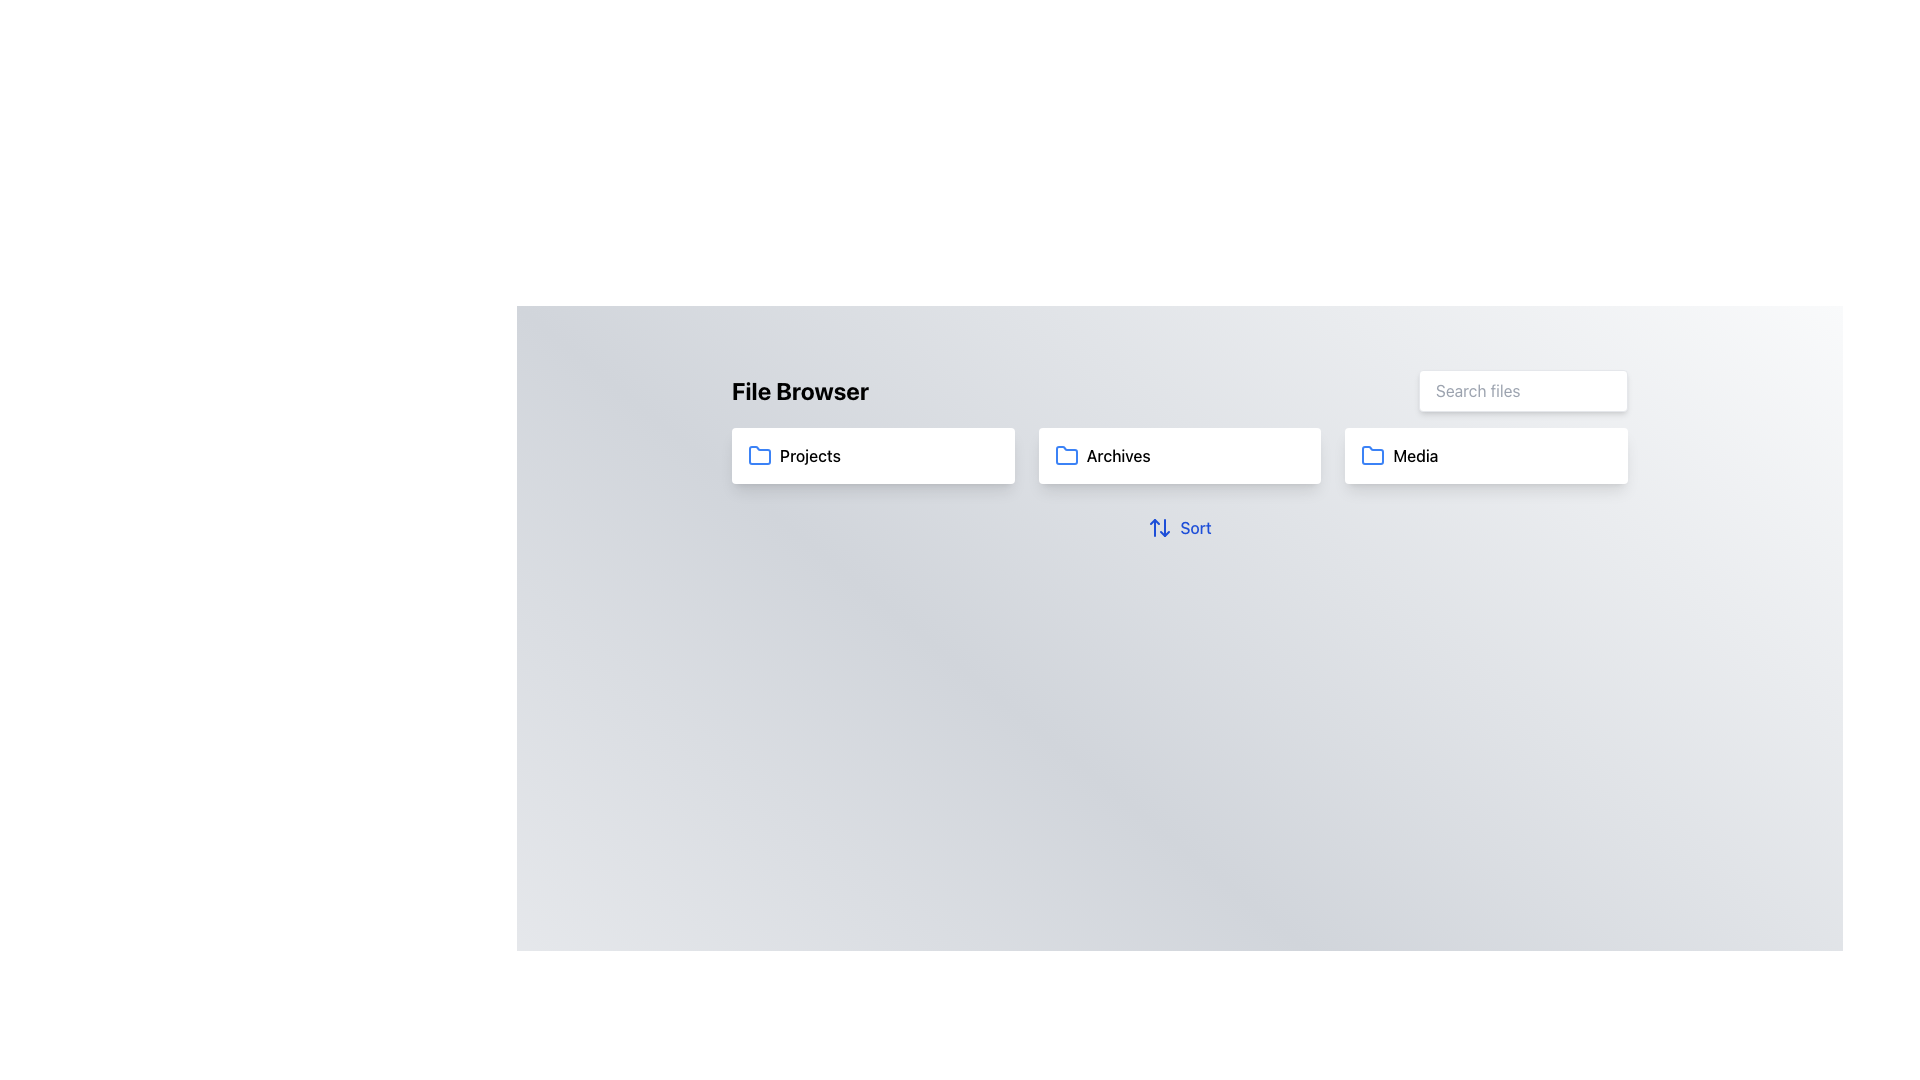 The height and width of the screenshot is (1080, 1920). I want to click on the 'Archives' text label located inside the card, positioned to the right of the folder icon and centered vertically within the card, so click(1117, 455).